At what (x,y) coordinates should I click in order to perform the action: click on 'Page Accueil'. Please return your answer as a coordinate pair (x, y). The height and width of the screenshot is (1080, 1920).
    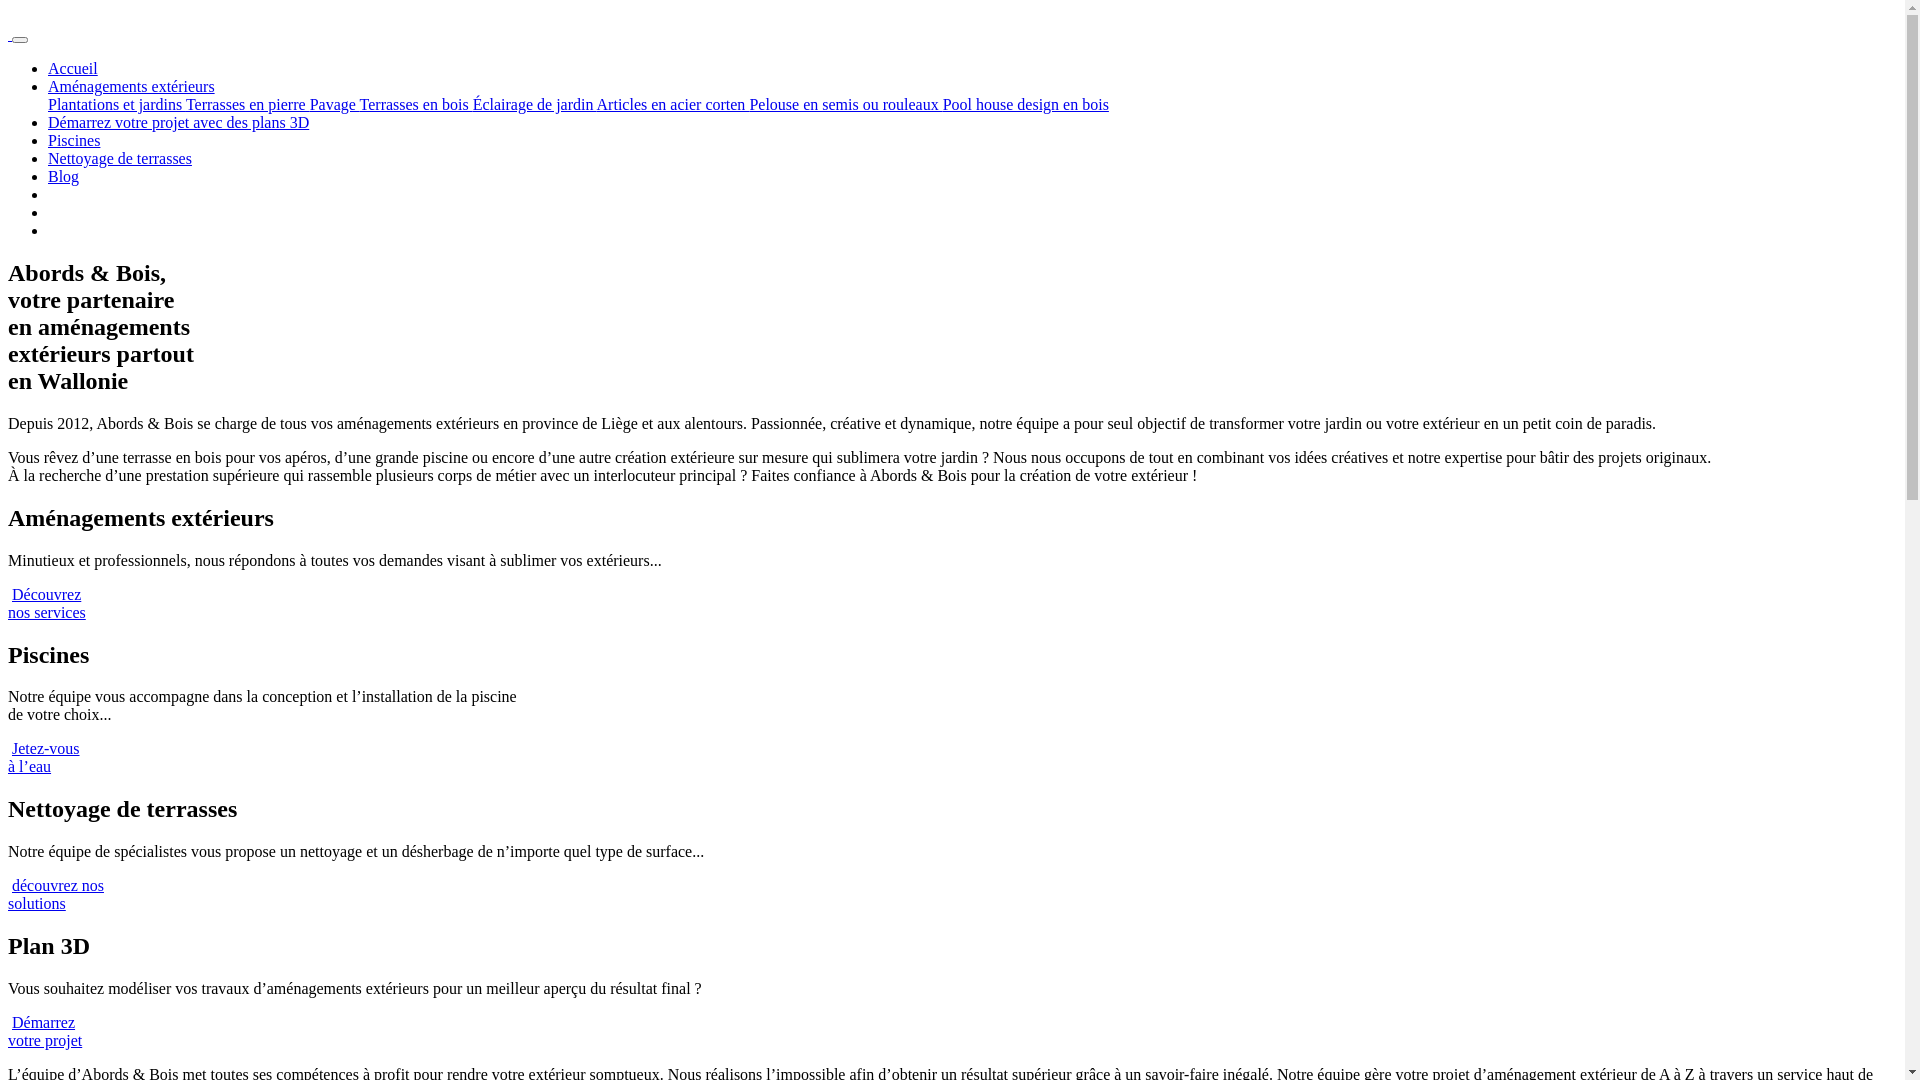
    Looking at the image, I should click on (9, 34).